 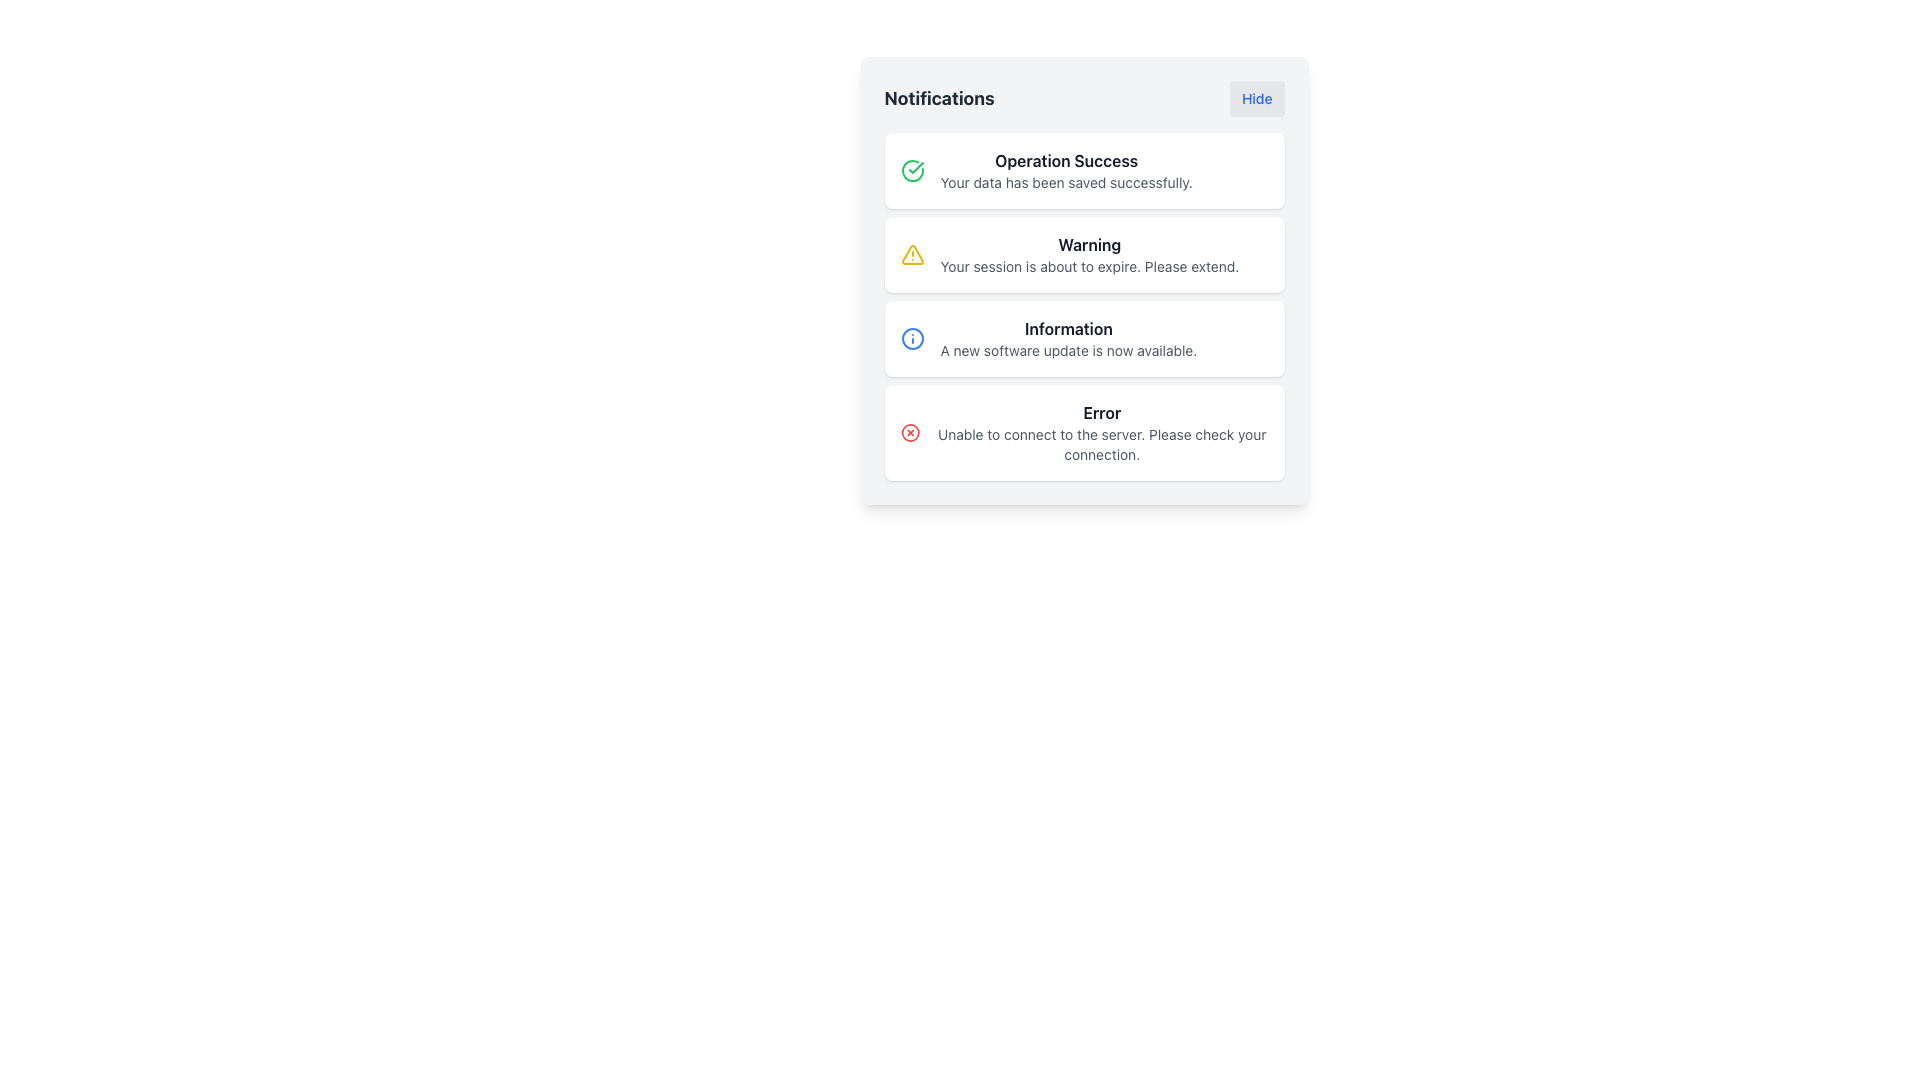 I want to click on the circular red outlined icon with a white background that is part of the 'Error' notification entry, located at the left edge of the last notification card, so click(x=909, y=431).